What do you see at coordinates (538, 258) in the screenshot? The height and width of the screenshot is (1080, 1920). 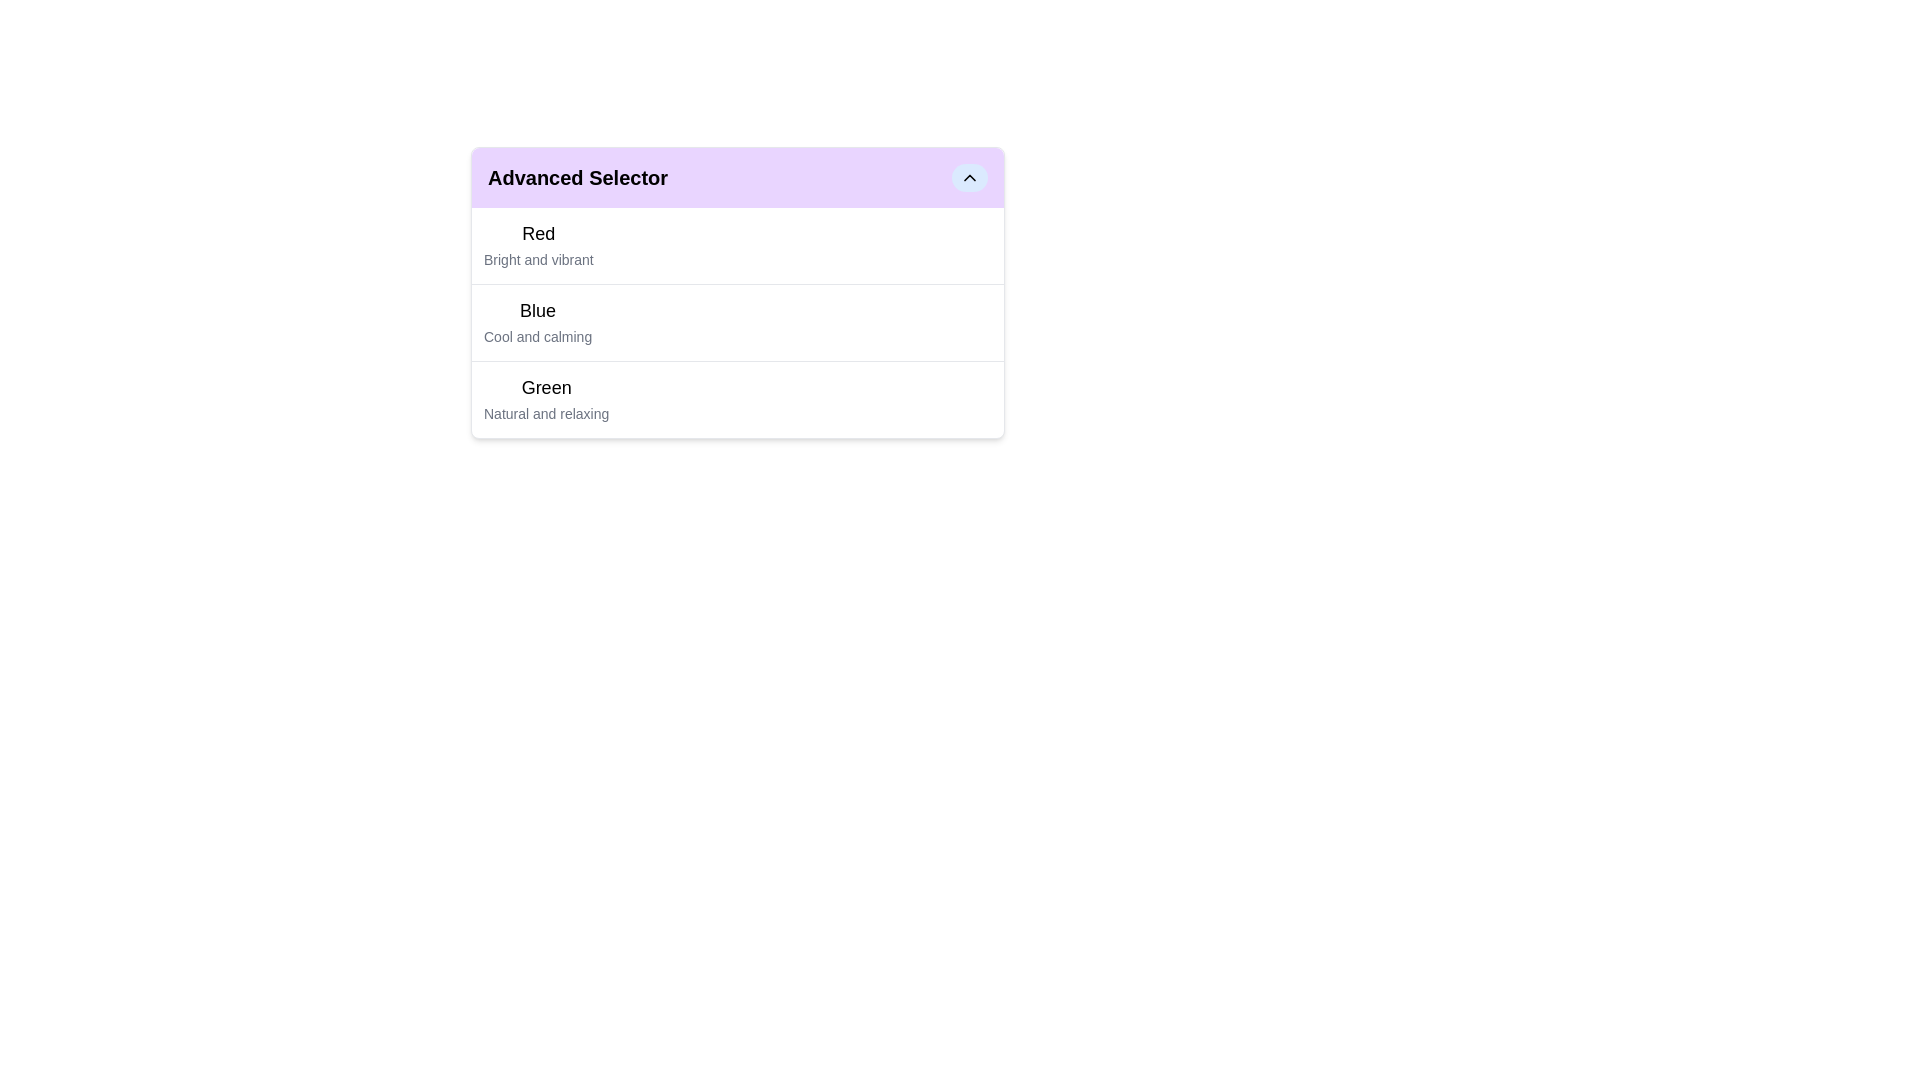 I see `the text label displaying 'Bright and vibrant', which is styled in light gray and located under the 'Red' list entry` at bounding box center [538, 258].